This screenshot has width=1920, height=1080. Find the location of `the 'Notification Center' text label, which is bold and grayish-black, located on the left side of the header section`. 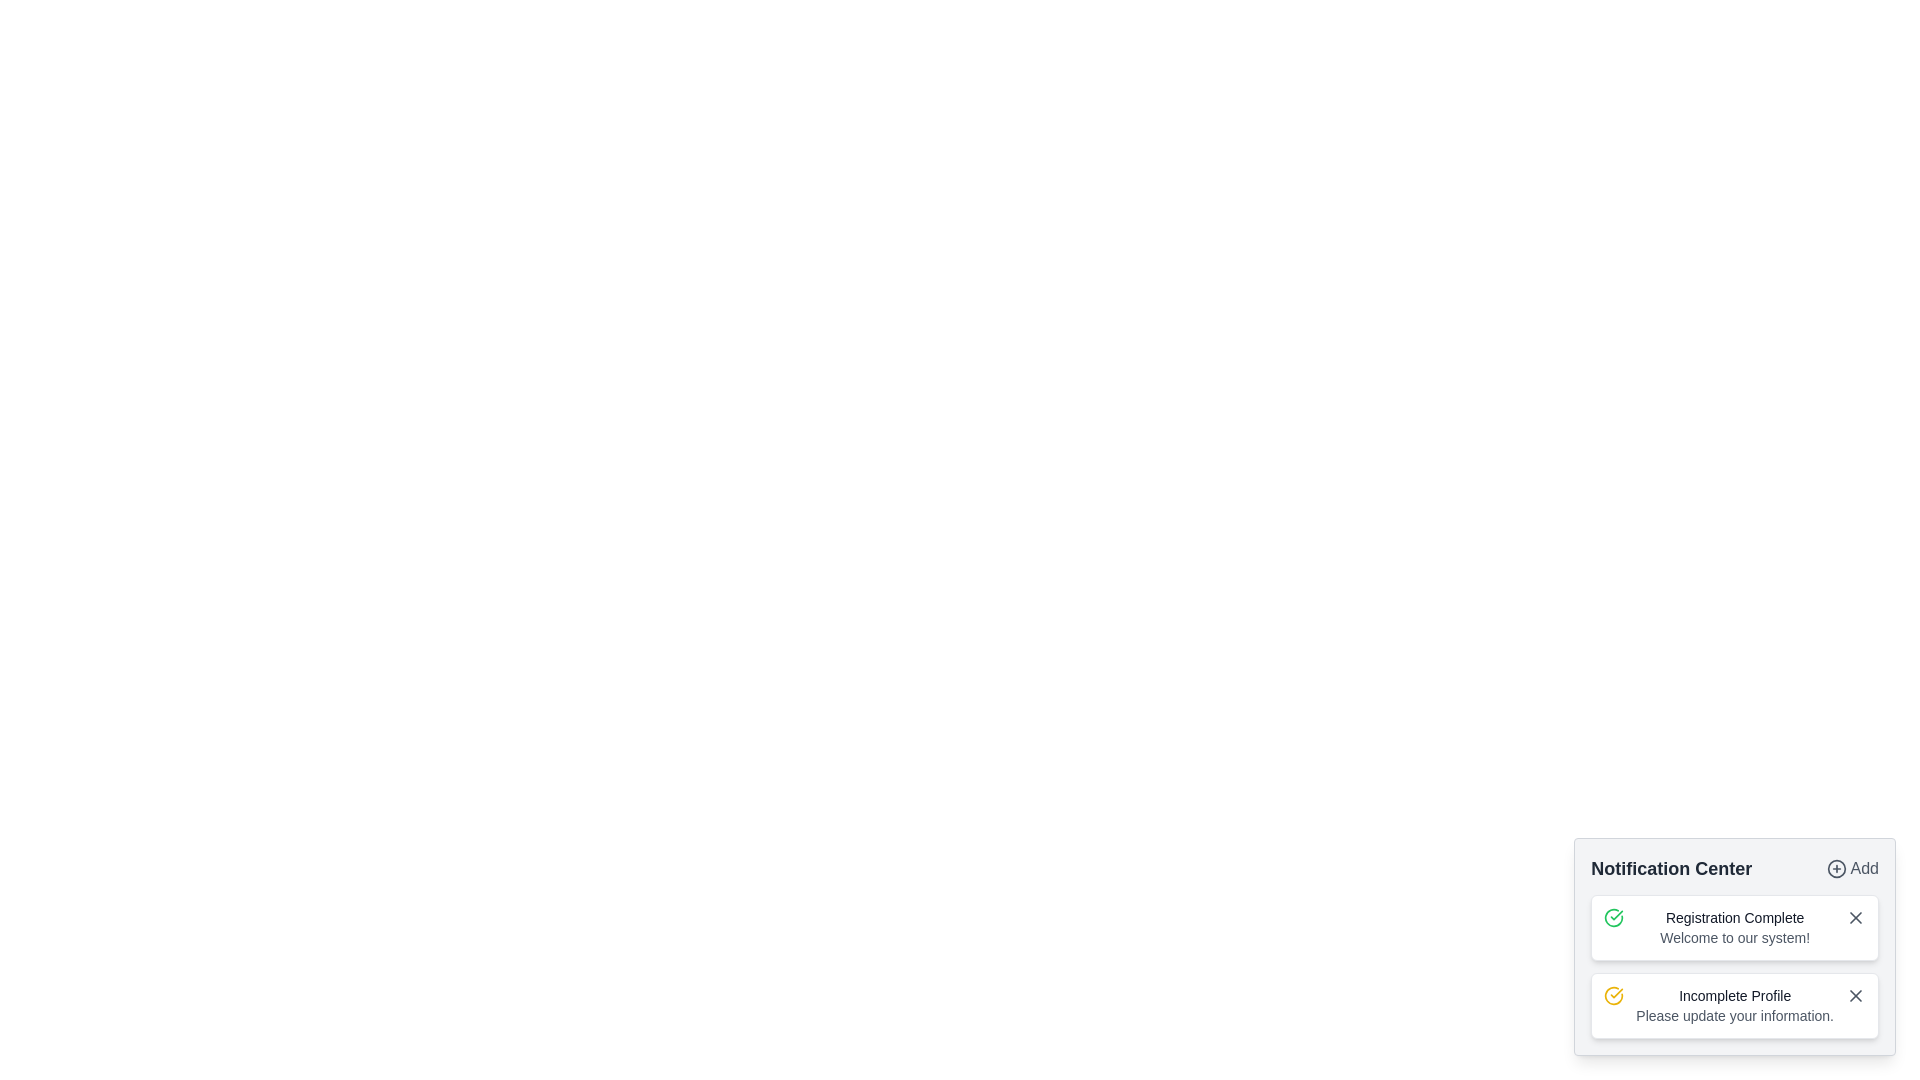

the 'Notification Center' text label, which is bold and grayish-black, located on the left side of the header section is located at coordinates (1671, 867).